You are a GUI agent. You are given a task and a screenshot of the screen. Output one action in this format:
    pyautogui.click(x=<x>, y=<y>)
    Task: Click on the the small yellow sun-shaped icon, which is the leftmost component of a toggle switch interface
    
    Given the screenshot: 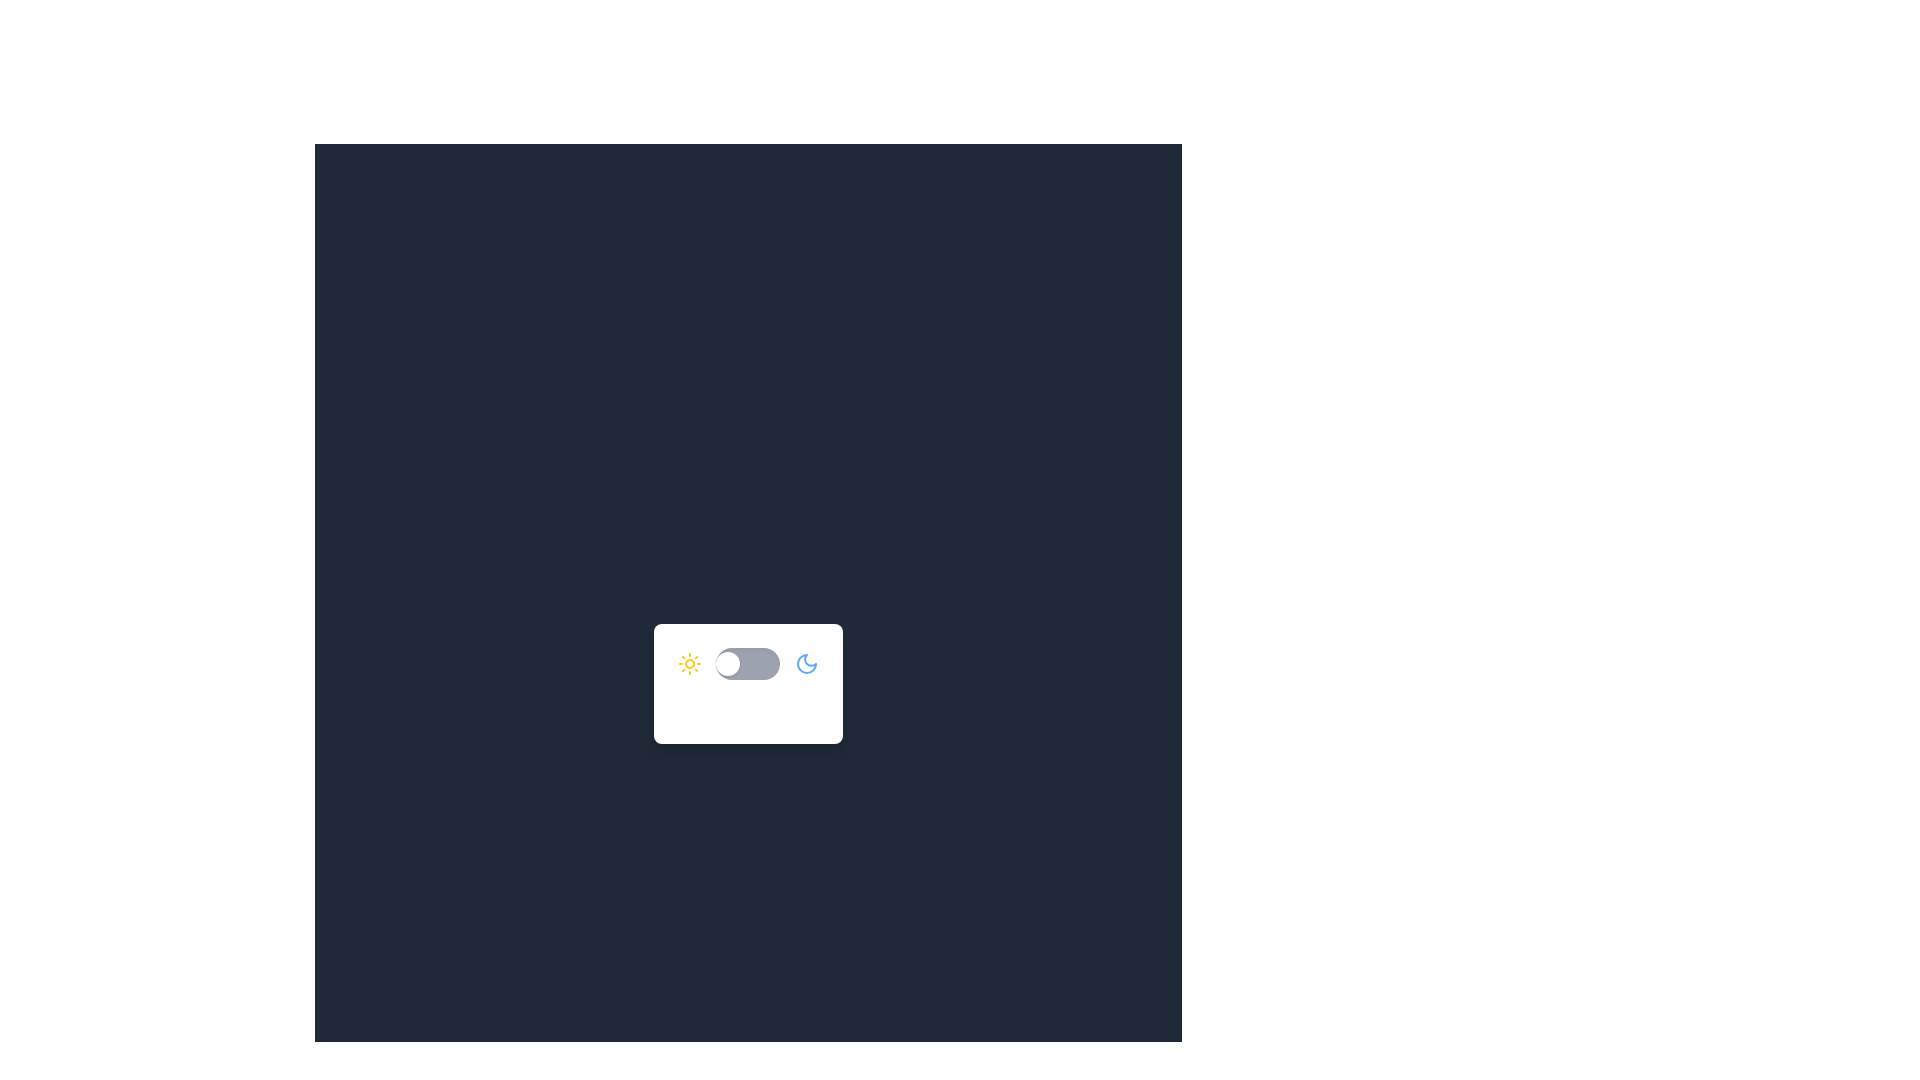 What is the action you would take?
    pyautogui.click(x=689, y=663)
    